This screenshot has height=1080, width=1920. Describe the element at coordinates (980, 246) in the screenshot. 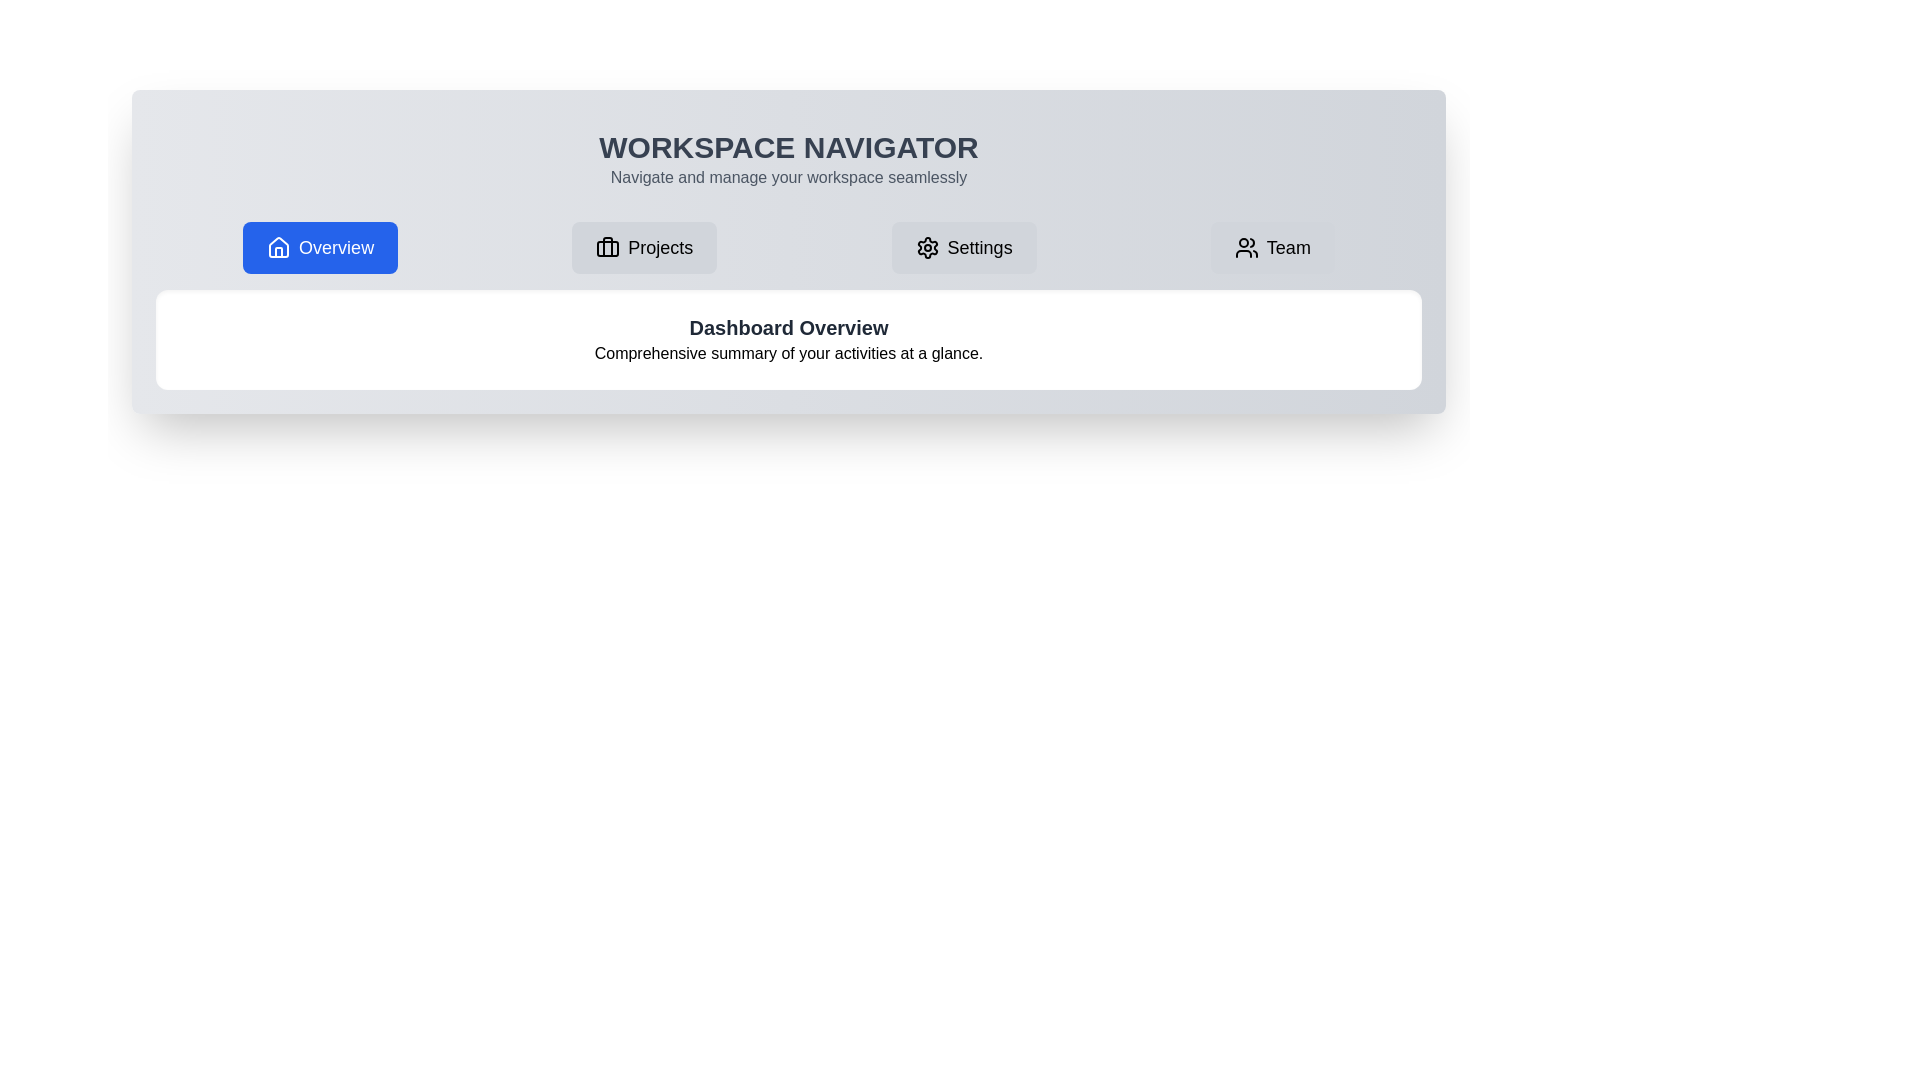

I see `the text label located in the primary navigation bar, which serves as the label for a settings or configuration button, positioned between the 'Projects' and 'Team' buttons` at that location.